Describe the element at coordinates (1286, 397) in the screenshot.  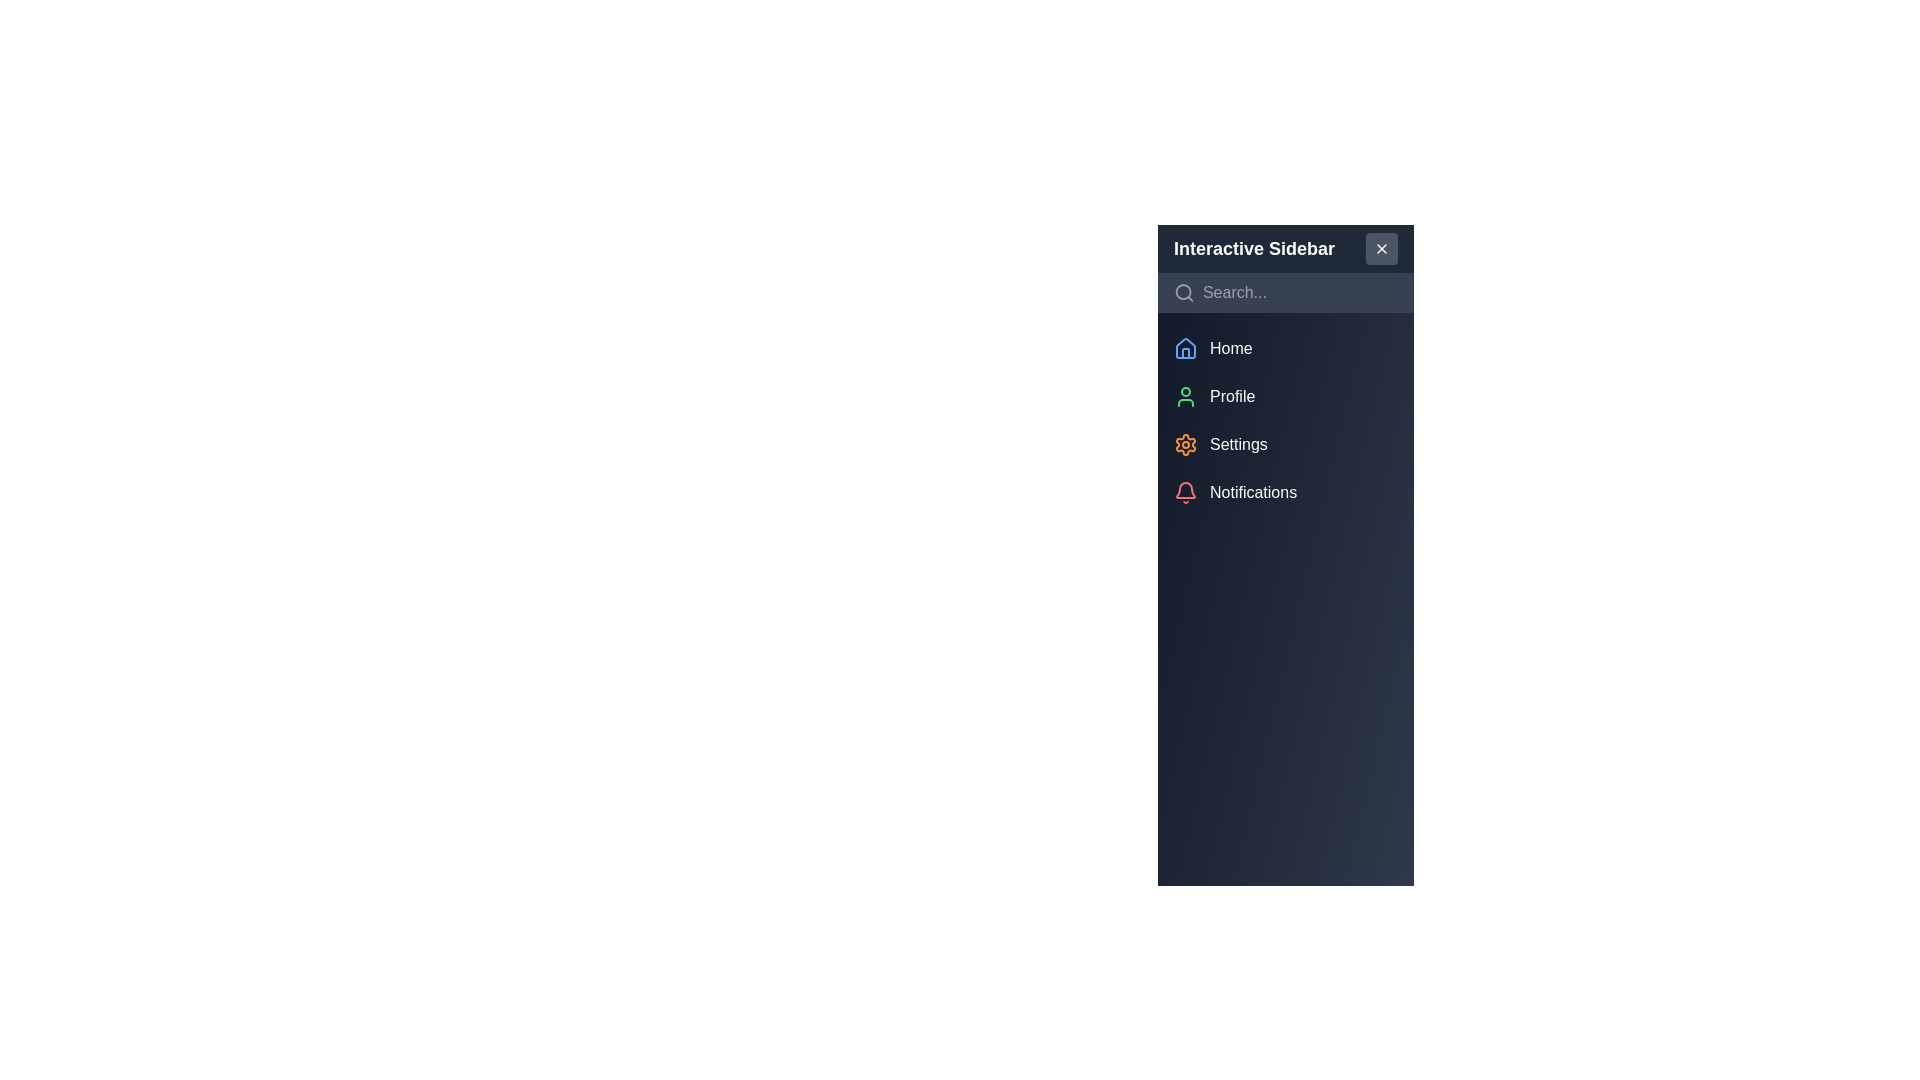
I see `the 'Profile' button, which is the second item in the sidebar list` at that location.